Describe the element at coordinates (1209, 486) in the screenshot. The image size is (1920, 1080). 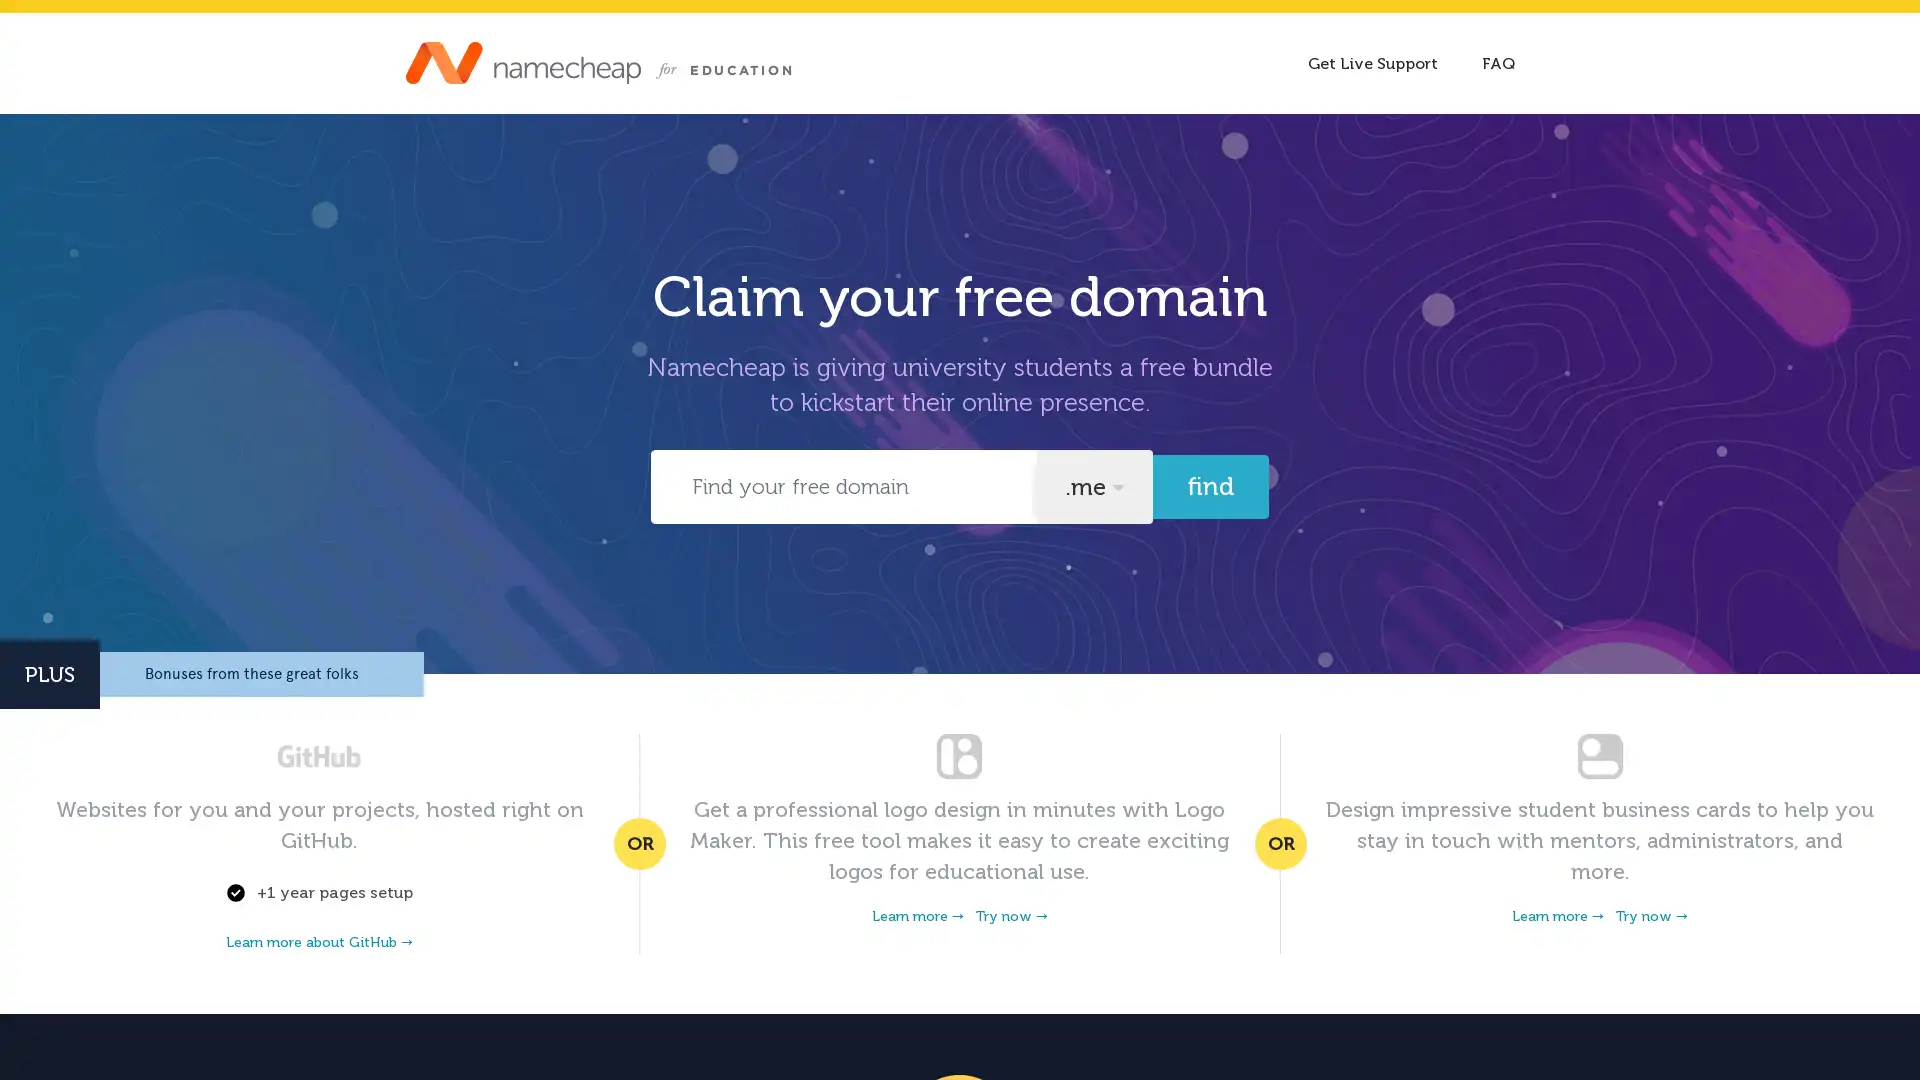
I see `find` at that location.